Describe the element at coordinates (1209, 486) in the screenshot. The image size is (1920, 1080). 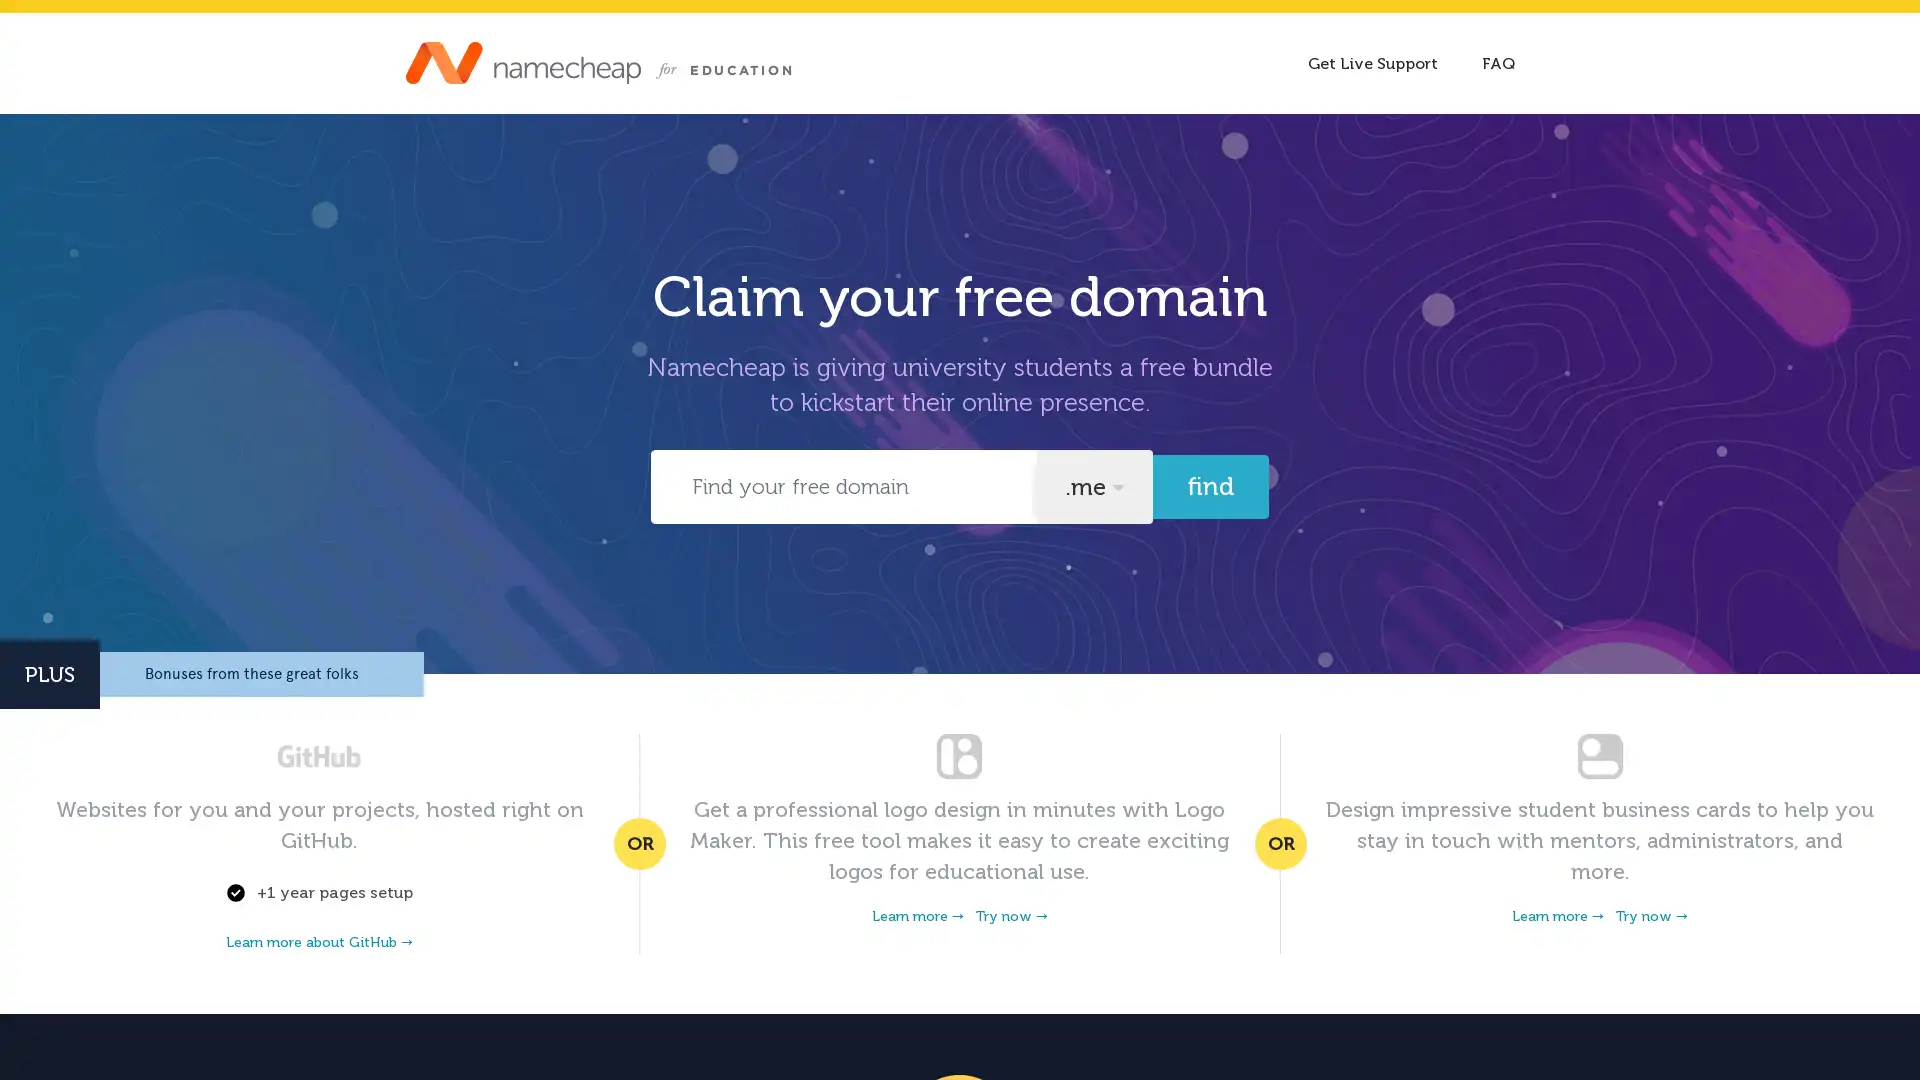
I see `find` at that location.